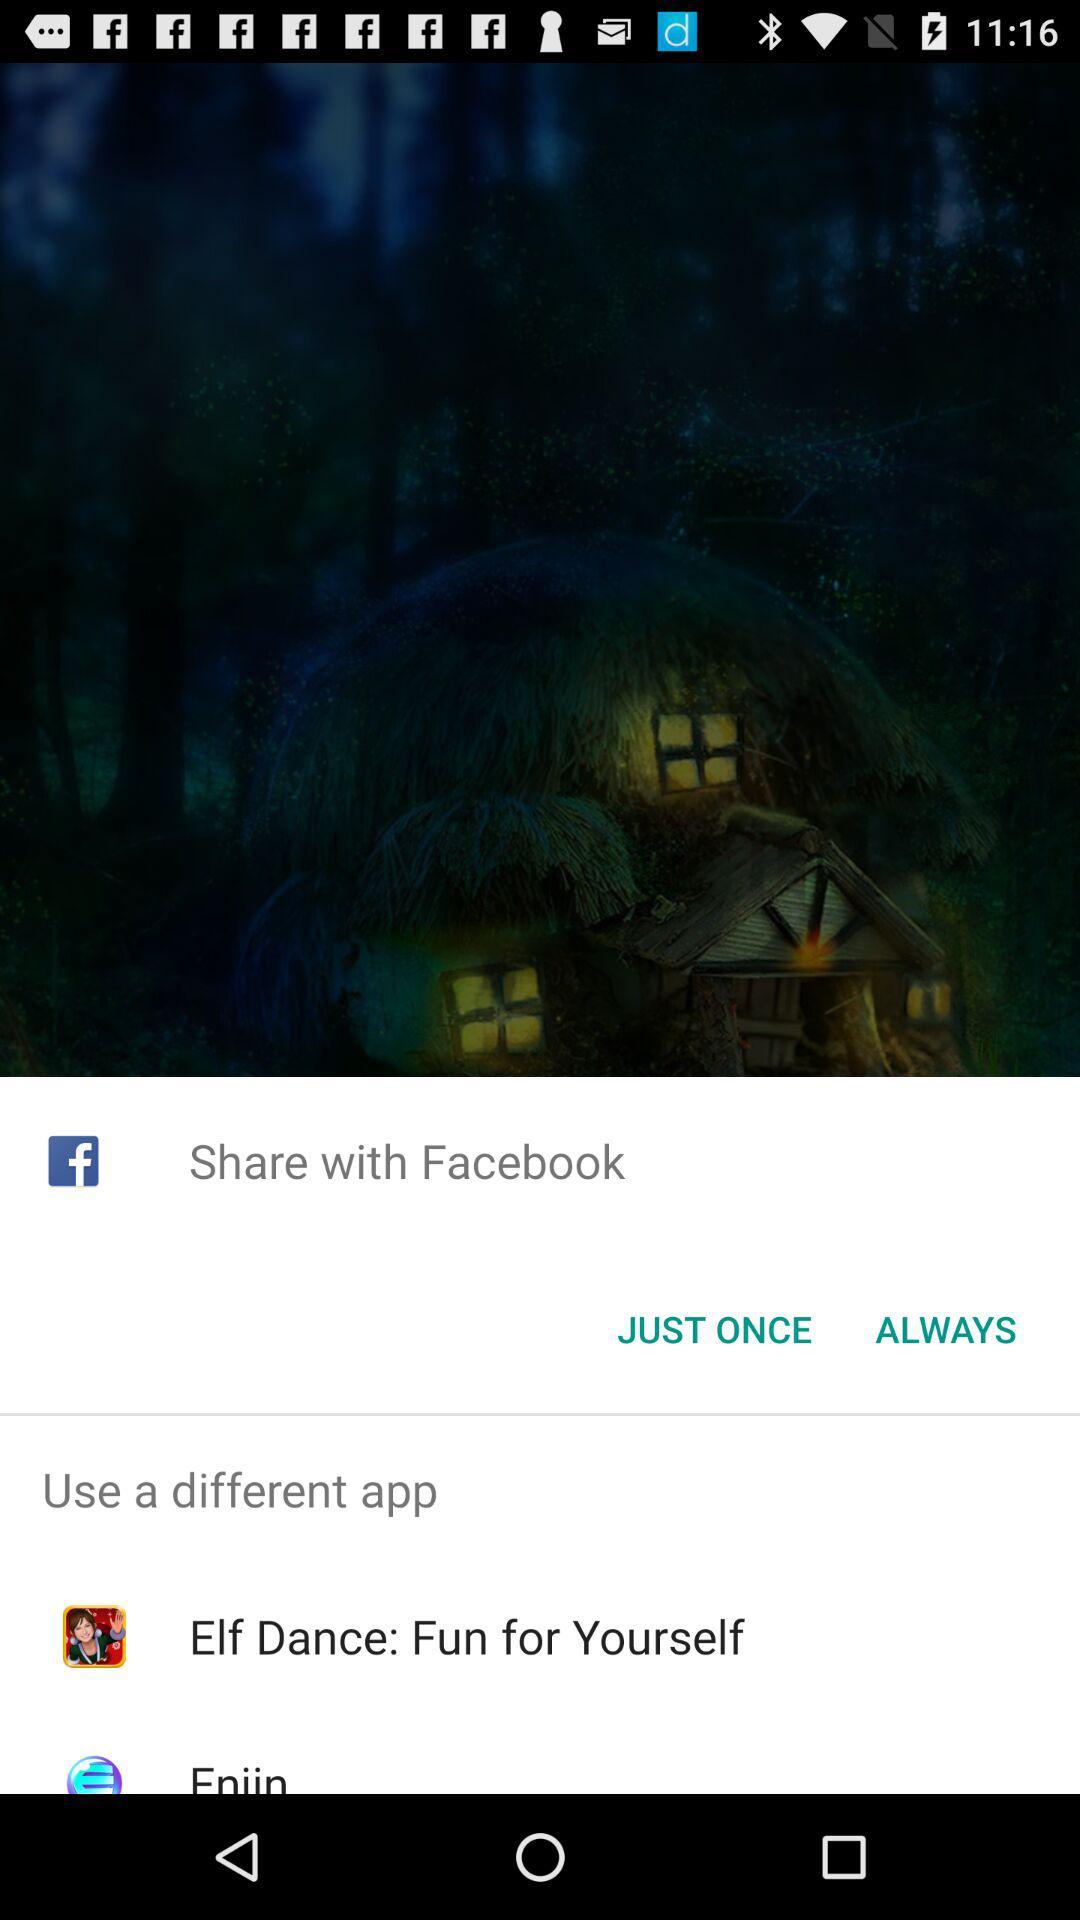 The image size is (1080, 1920). What do you see at coordinates (713, 1329) in the screenshot?
I see `the just once item` at bounding box center [713, 1329].